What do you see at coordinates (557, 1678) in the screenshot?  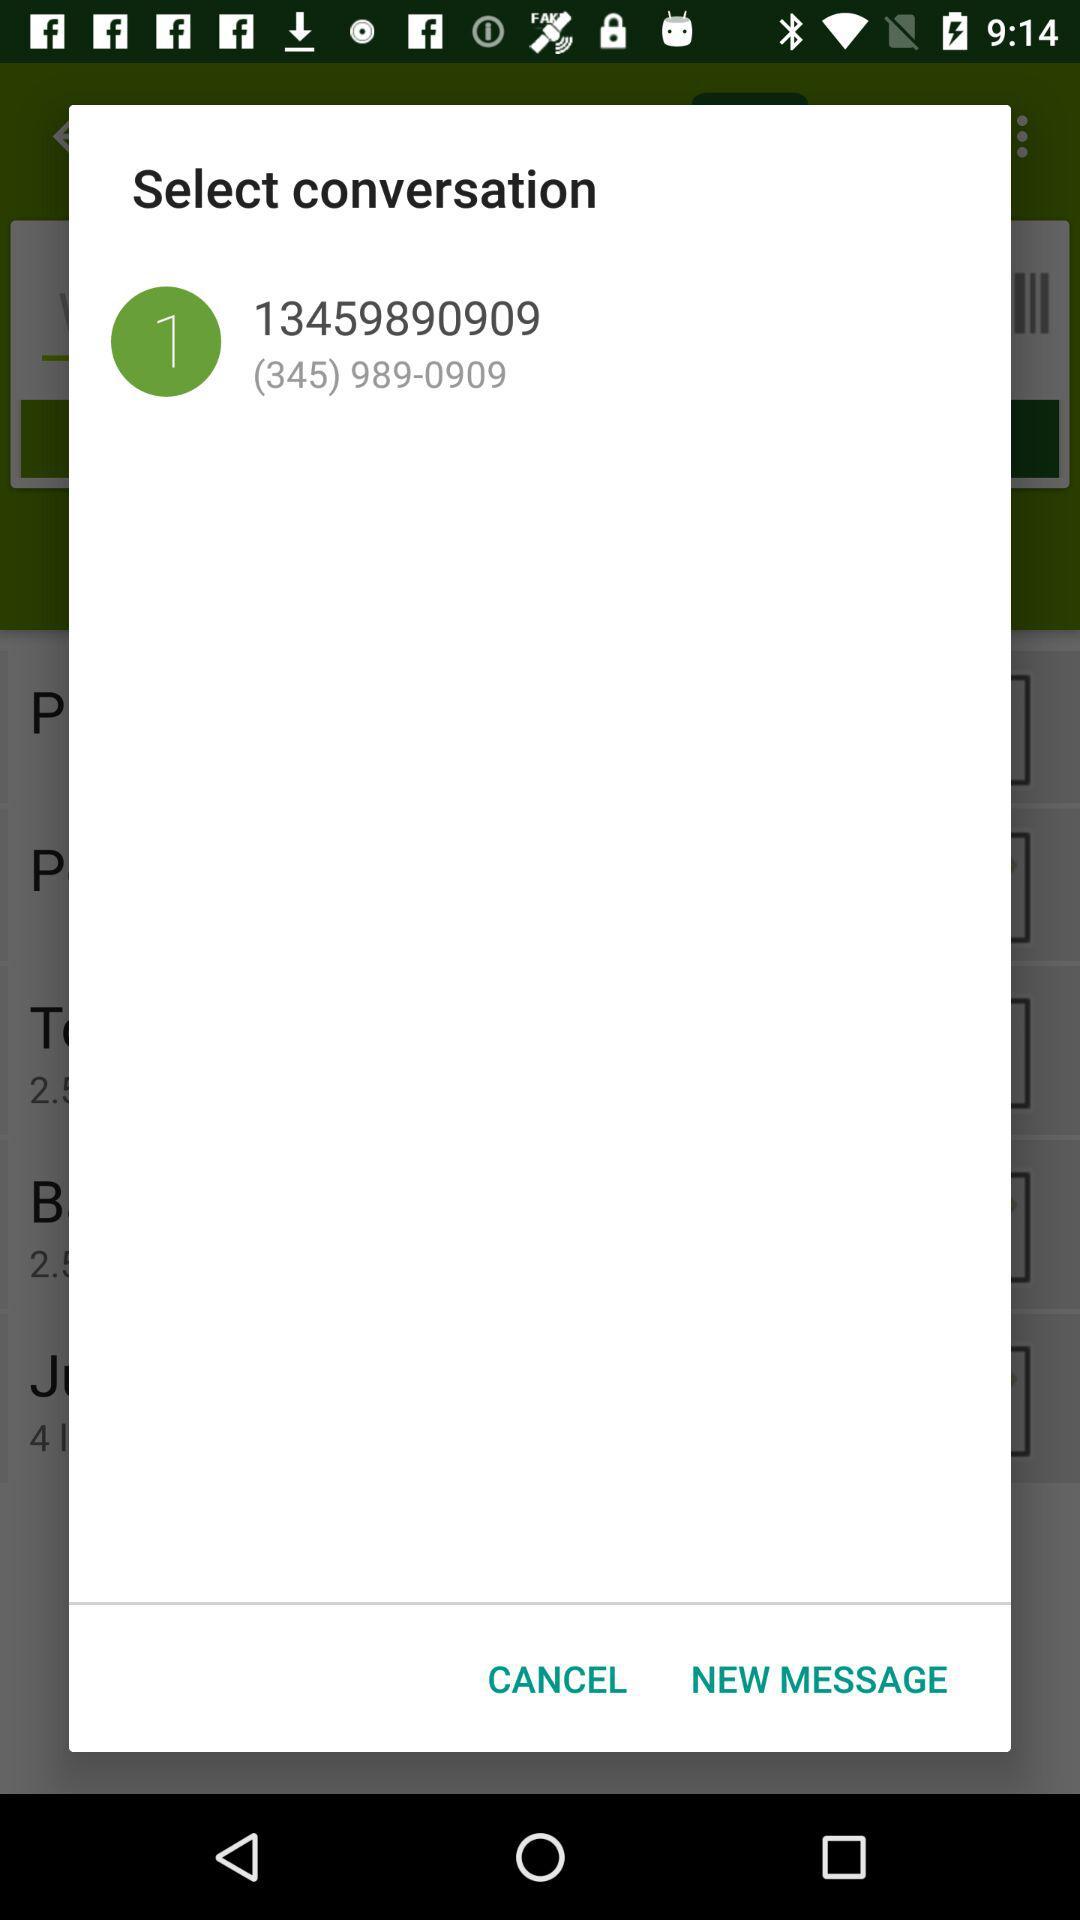 I see `the item to the left of new message button` at bounding box center [557, 1678].